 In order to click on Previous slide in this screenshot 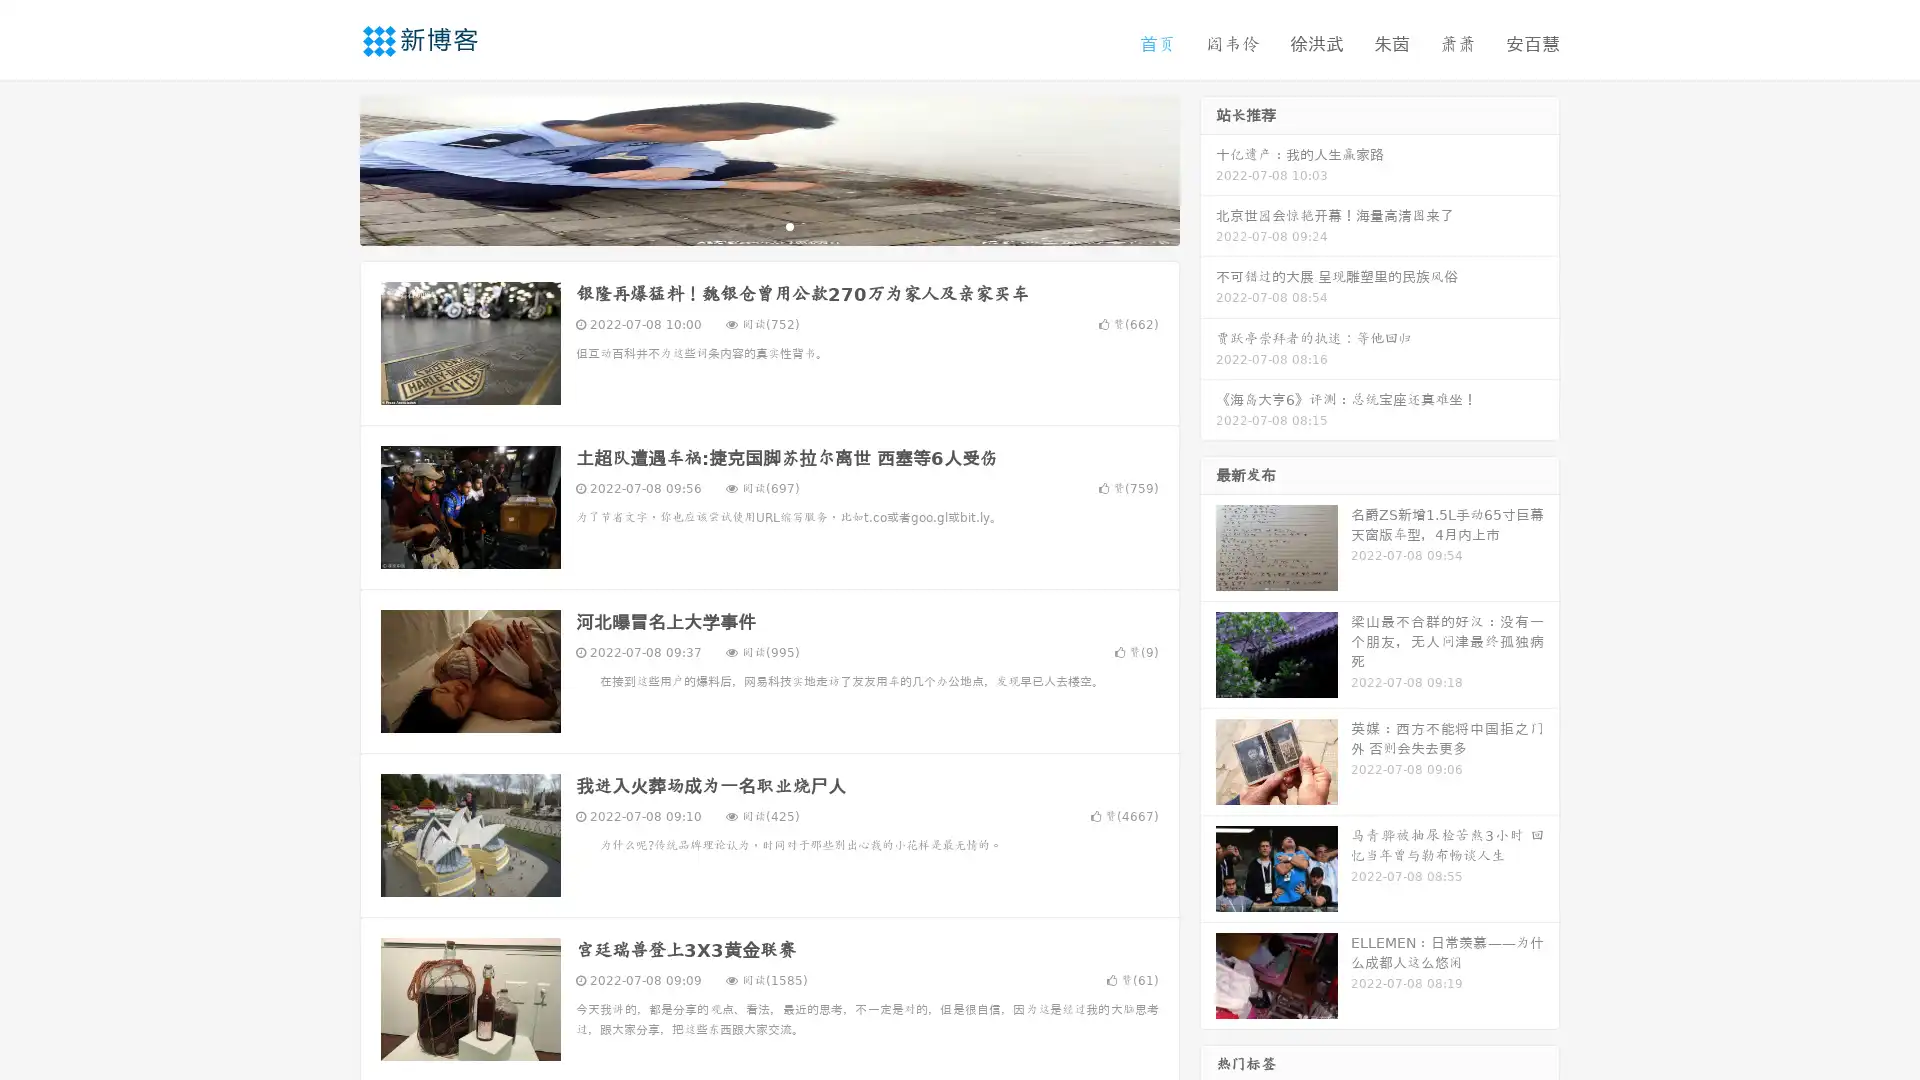, I will do `click(330, 168)`.